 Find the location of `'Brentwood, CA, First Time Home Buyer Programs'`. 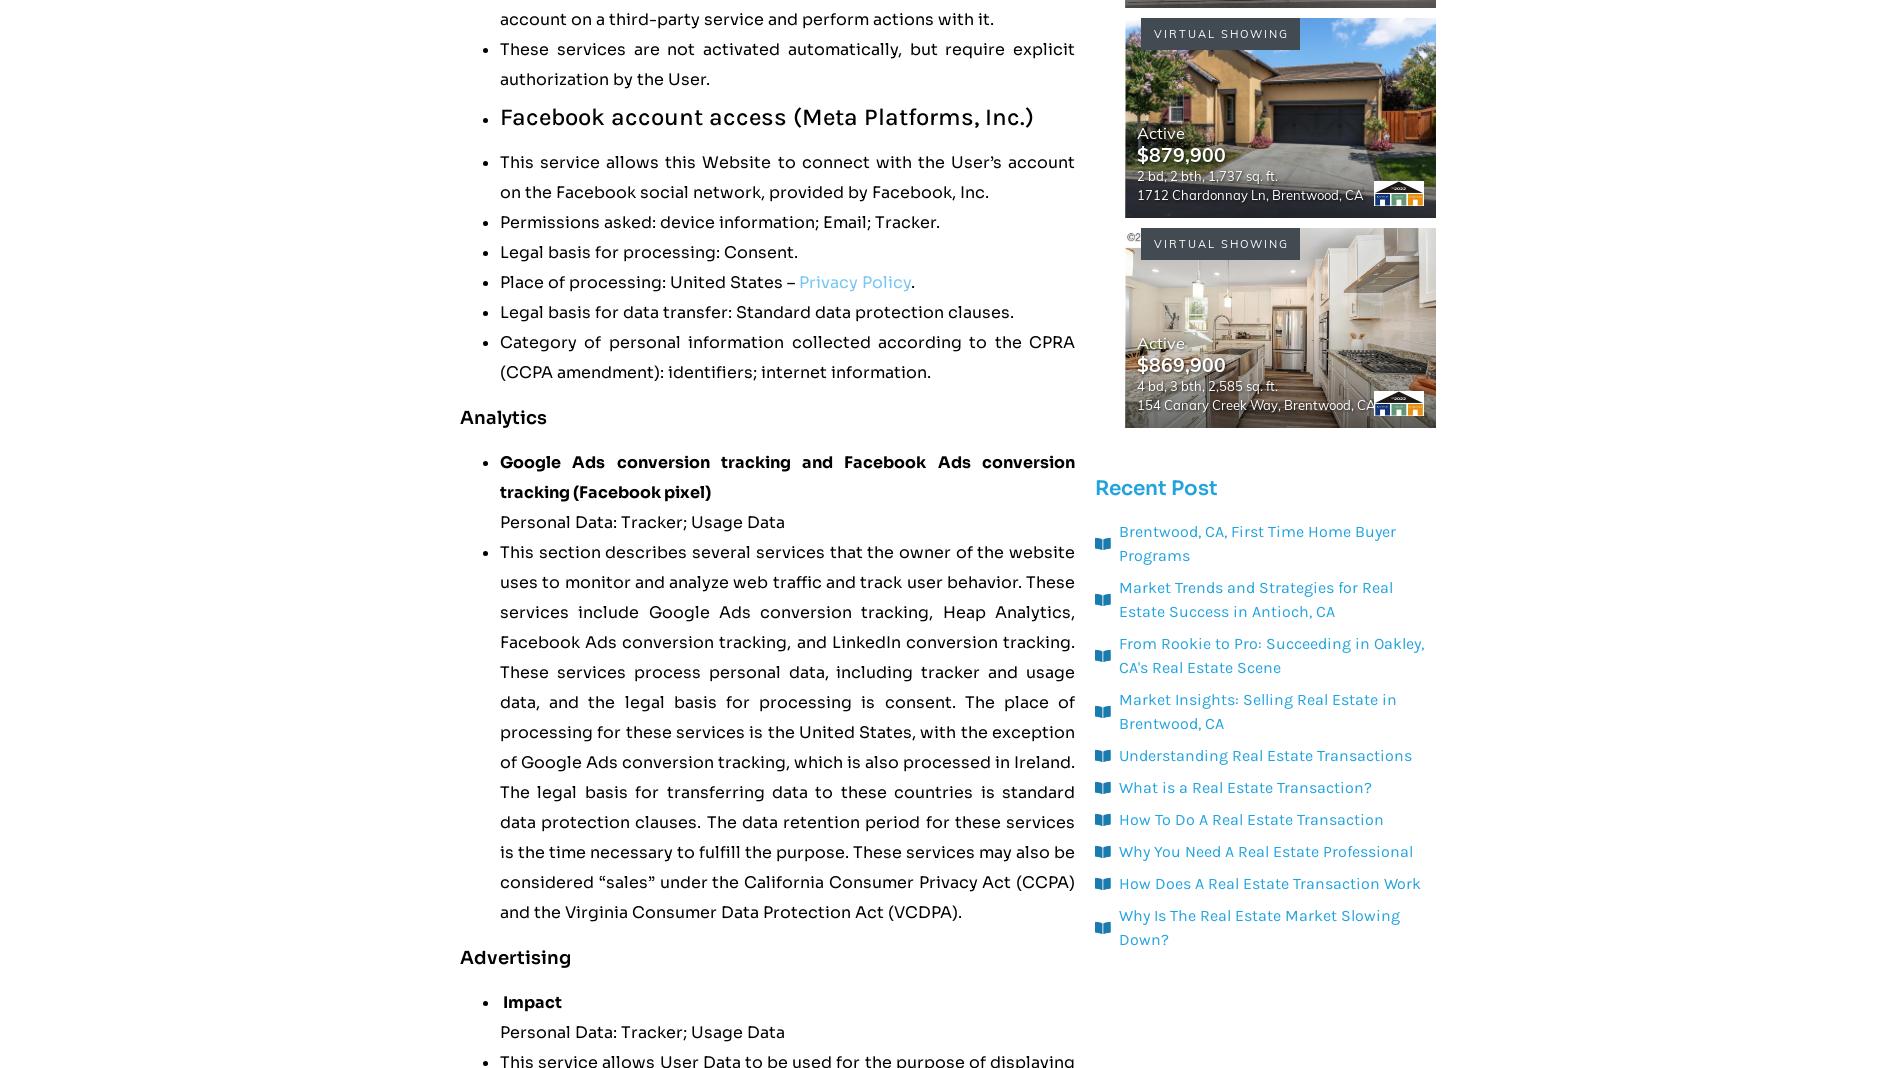

'Brentwood, CA, First Time Home Buyer Programs' is located at coordinates (1256, 541).